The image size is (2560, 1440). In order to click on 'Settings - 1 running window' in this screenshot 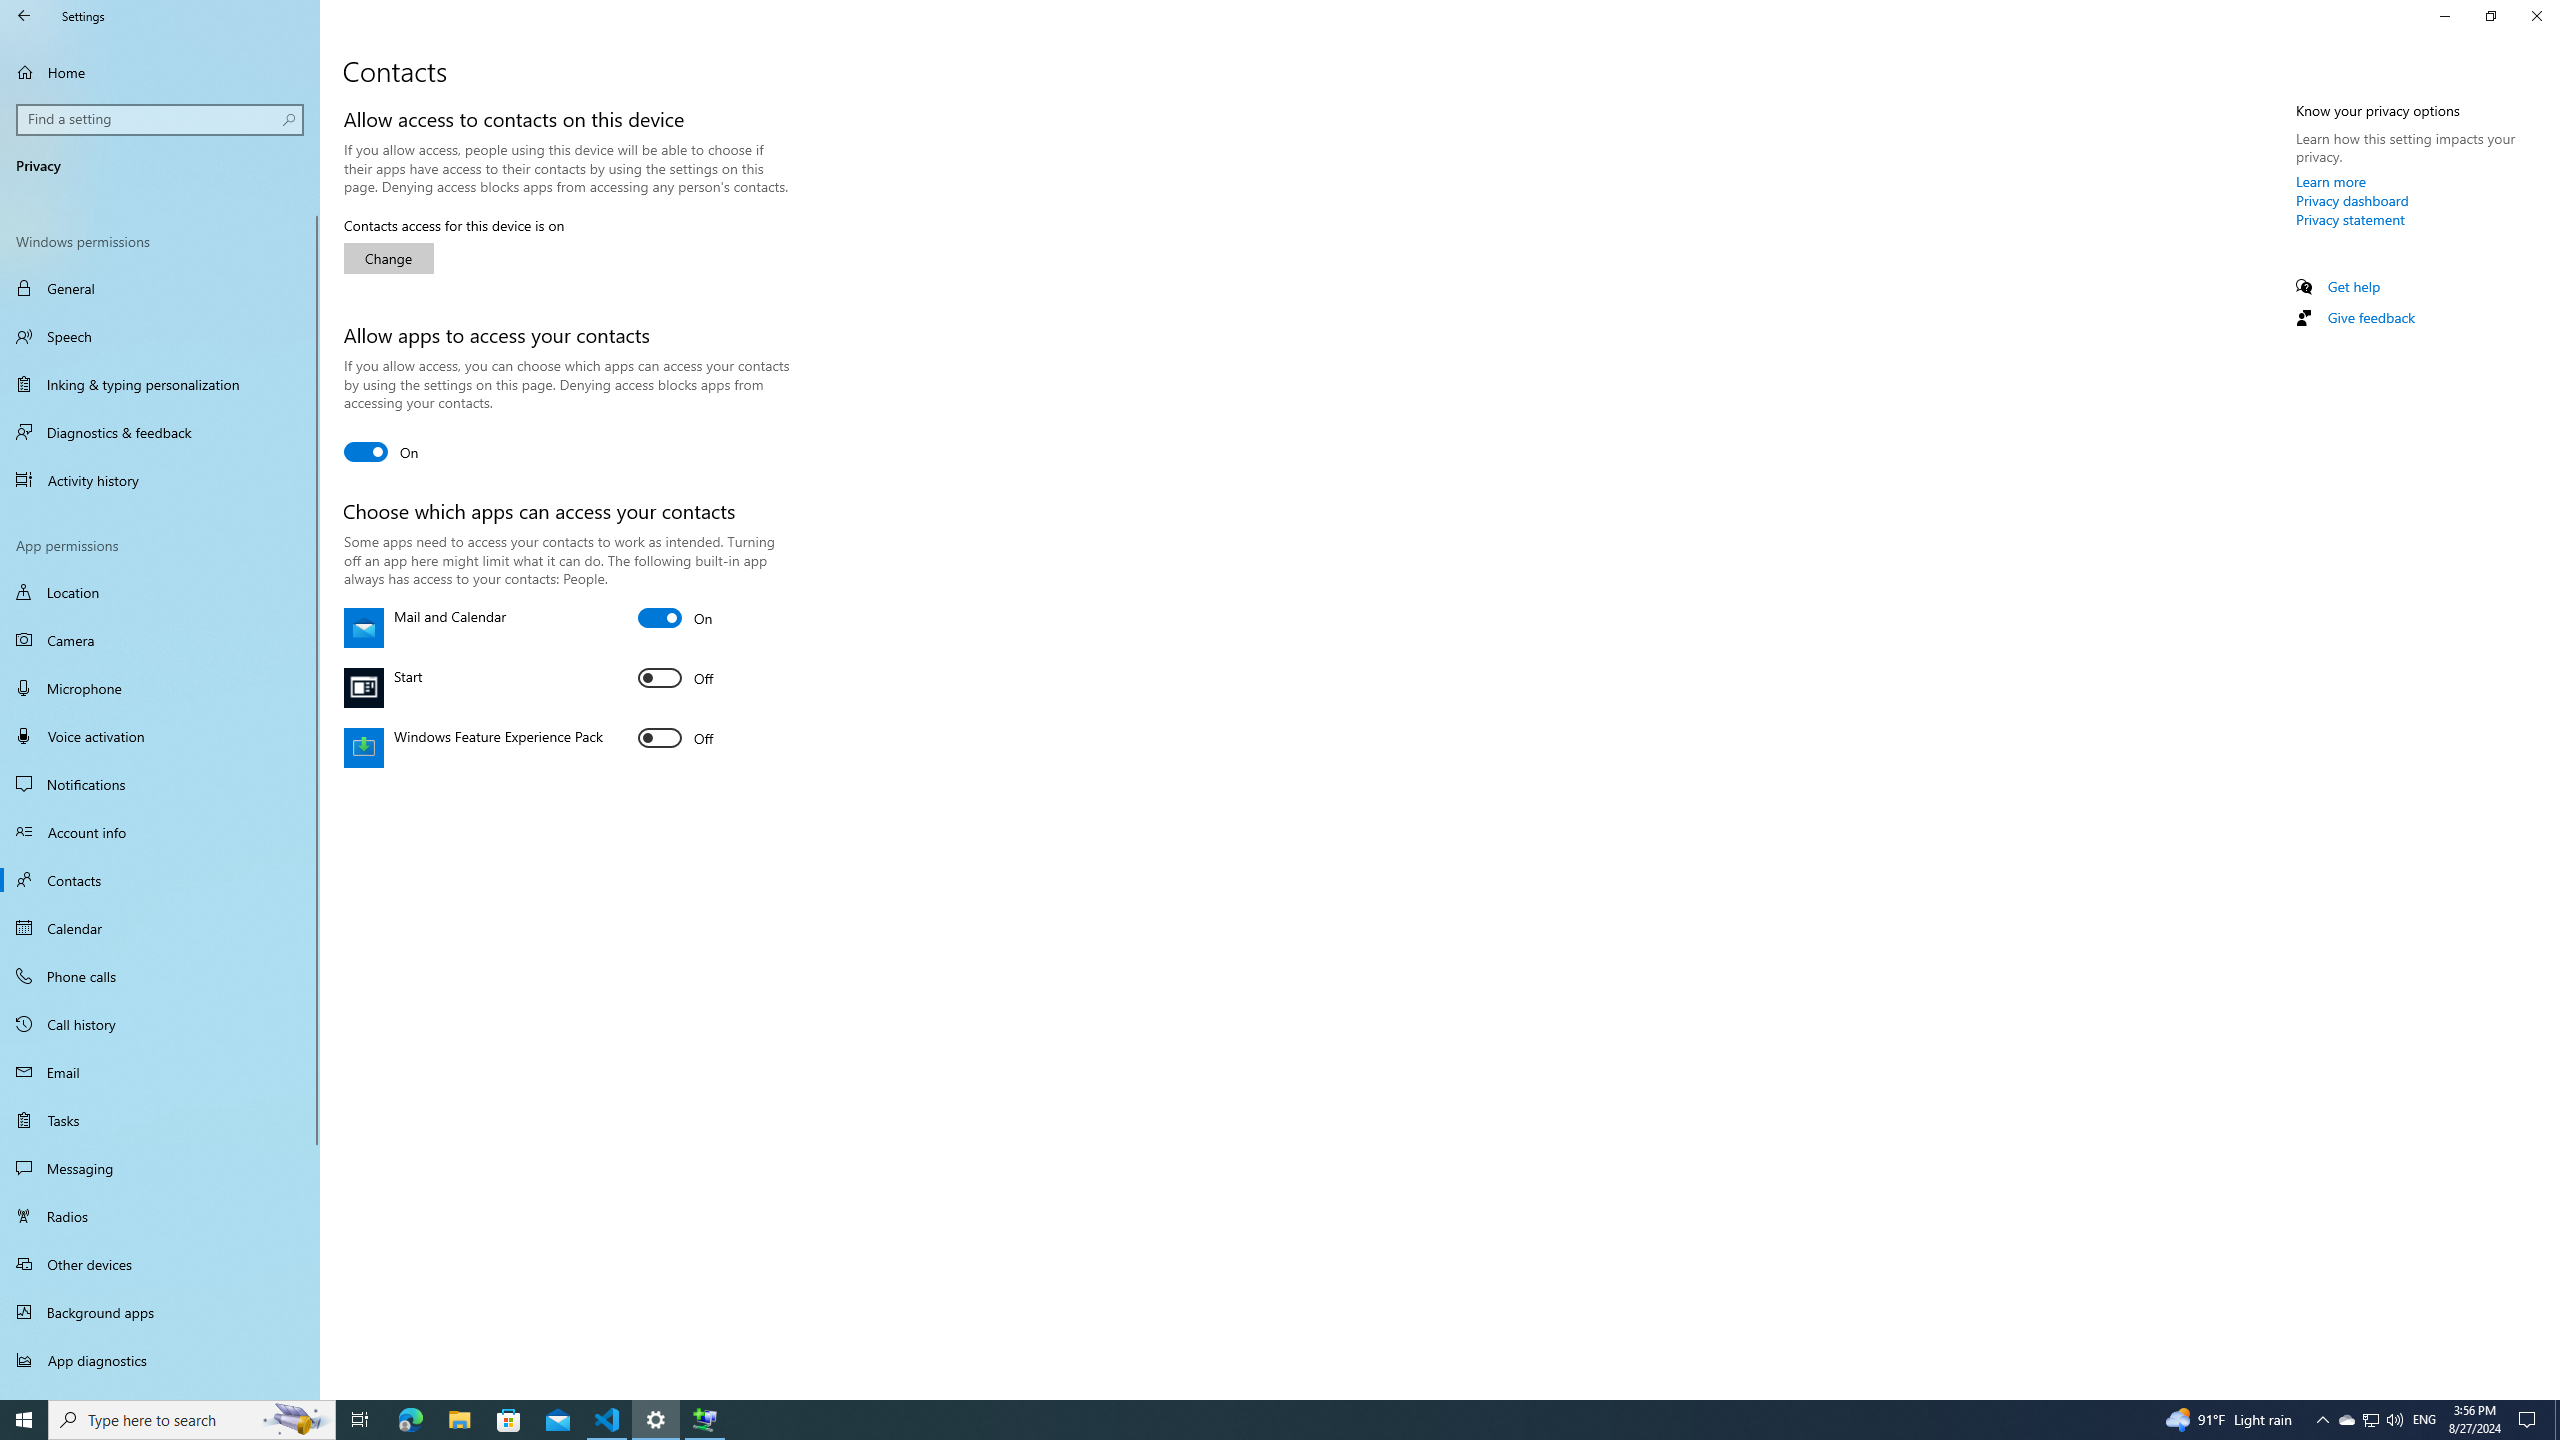, I will do `click(656, 1418)`.